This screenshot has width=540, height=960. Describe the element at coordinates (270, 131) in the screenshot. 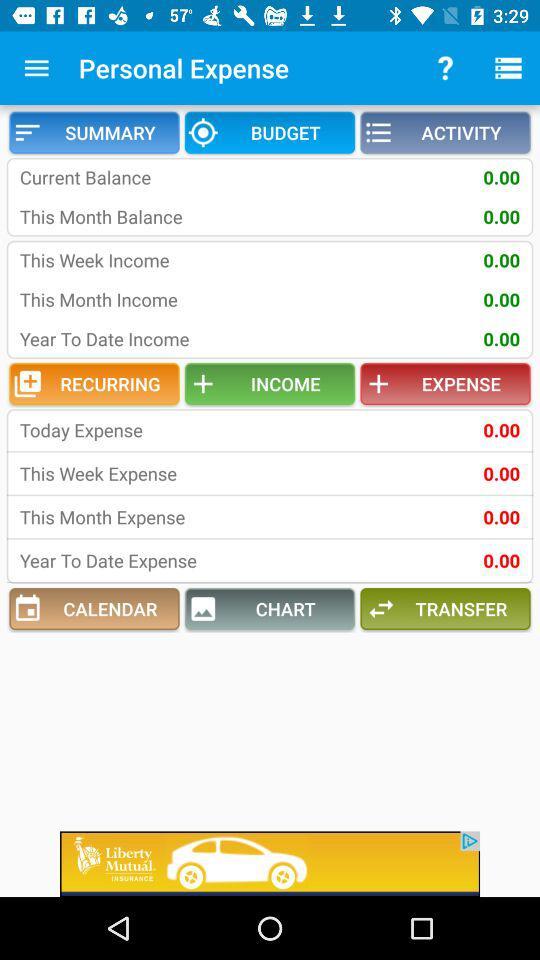

I see `the budget` at that location.